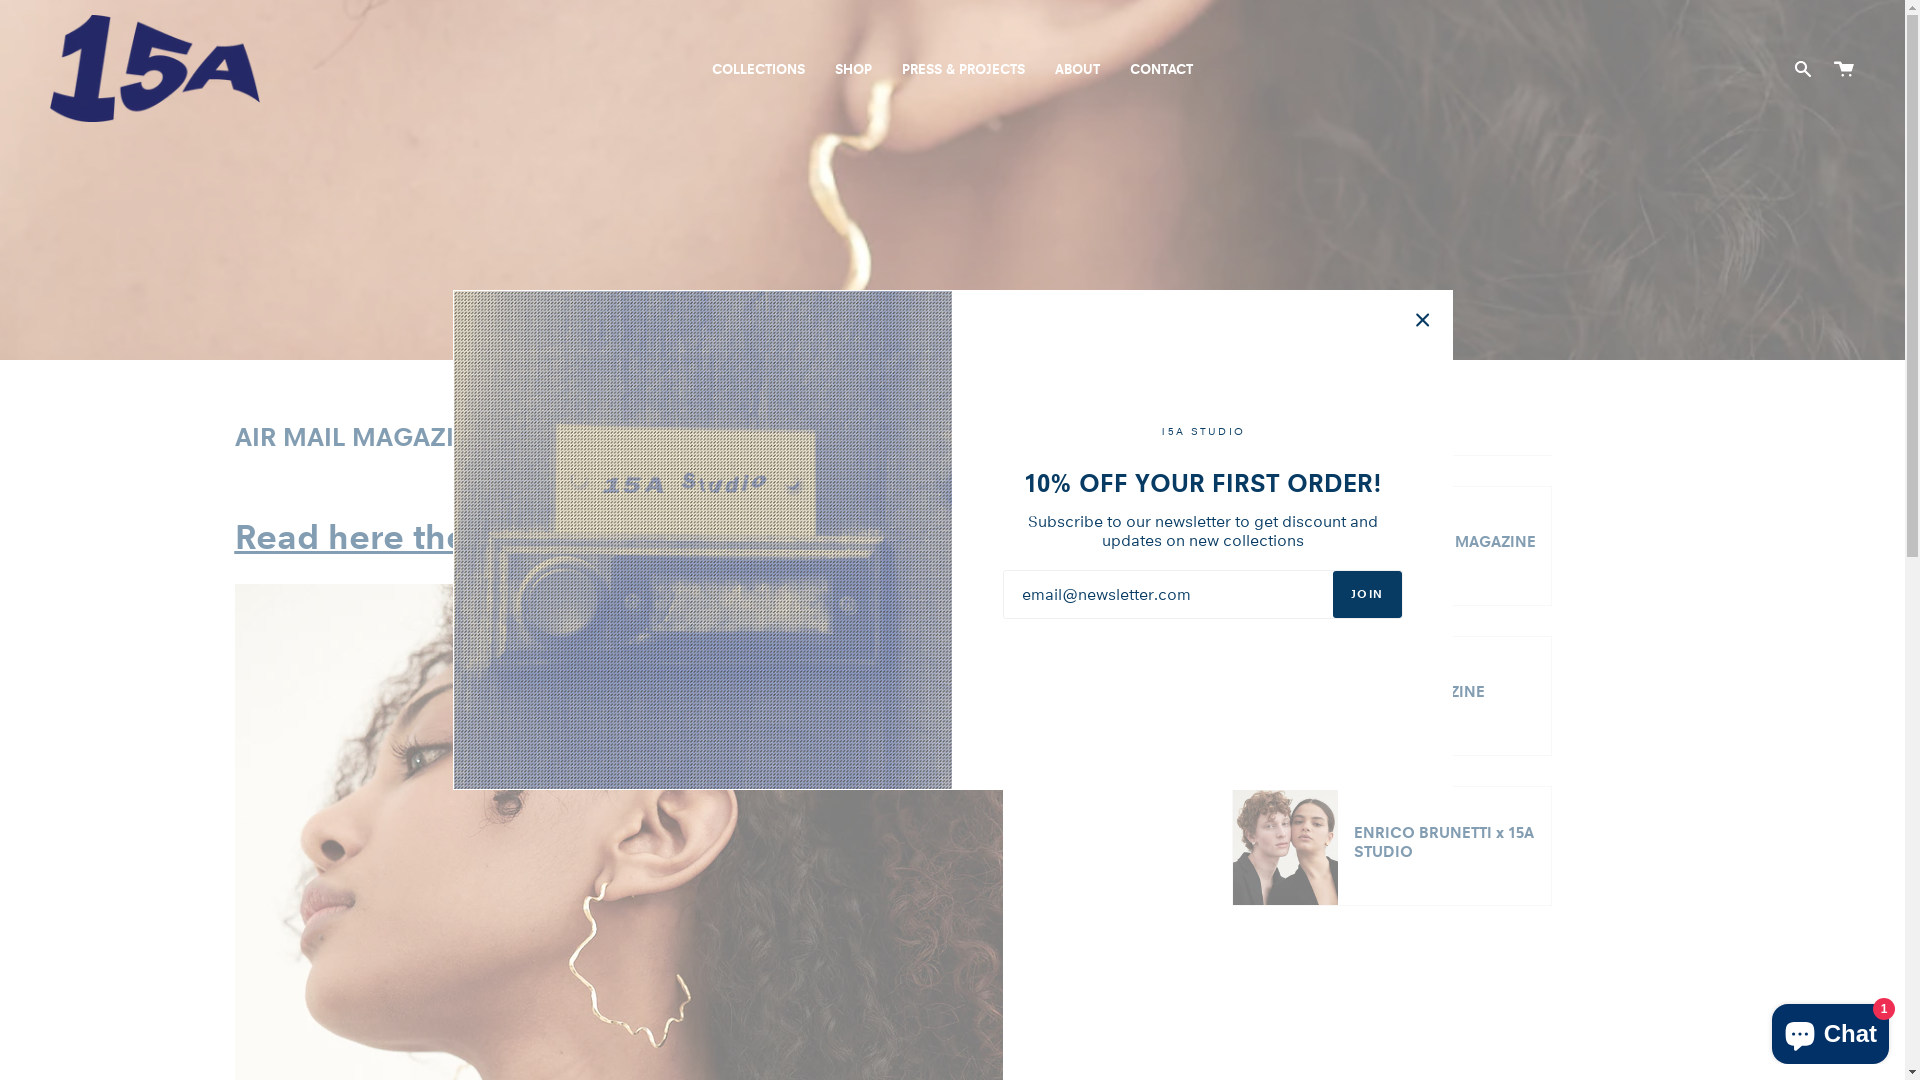 This screenshot has width=1920, height=1080. I want to click on 'COLLECTIONS', so click(757, 67).